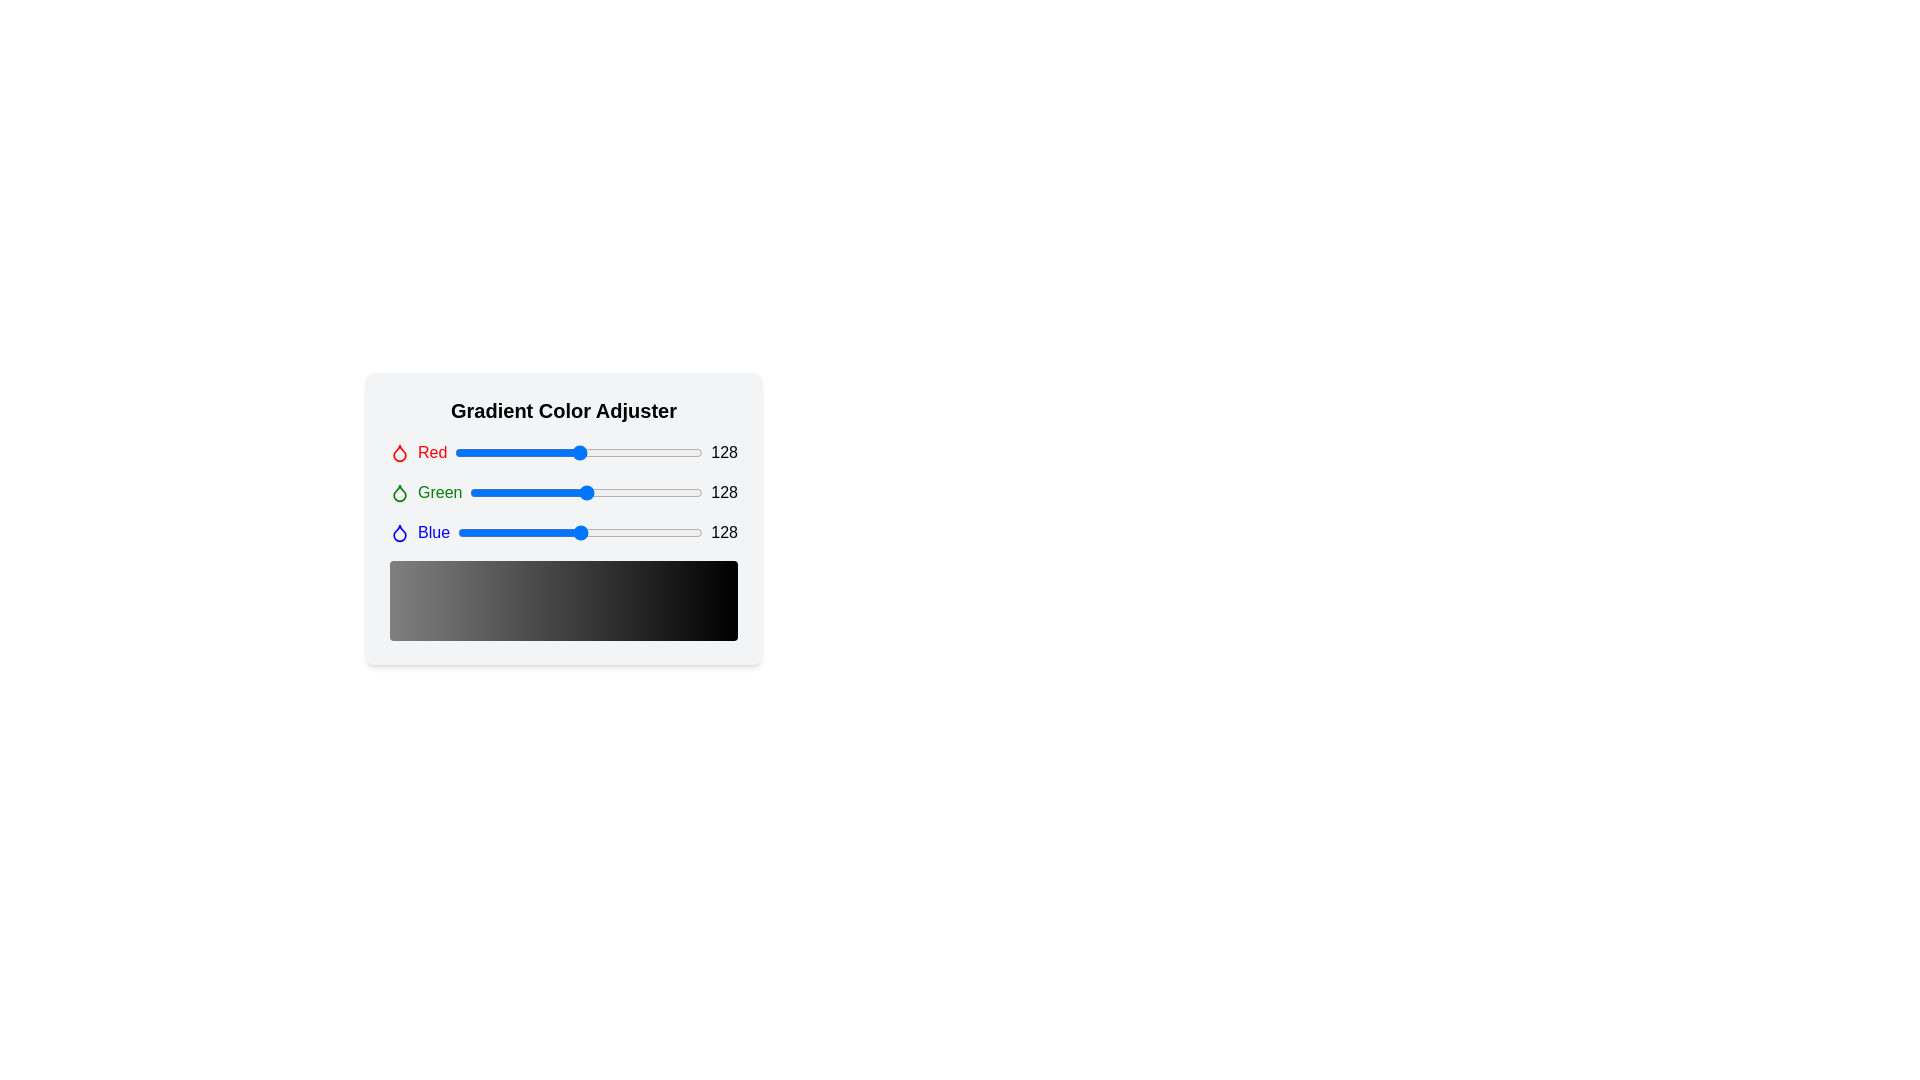 The image size is (1920, 1080). Describe the element at coordinates (574, 493) in the screenshot. I see `the green slider to 115` at that location.